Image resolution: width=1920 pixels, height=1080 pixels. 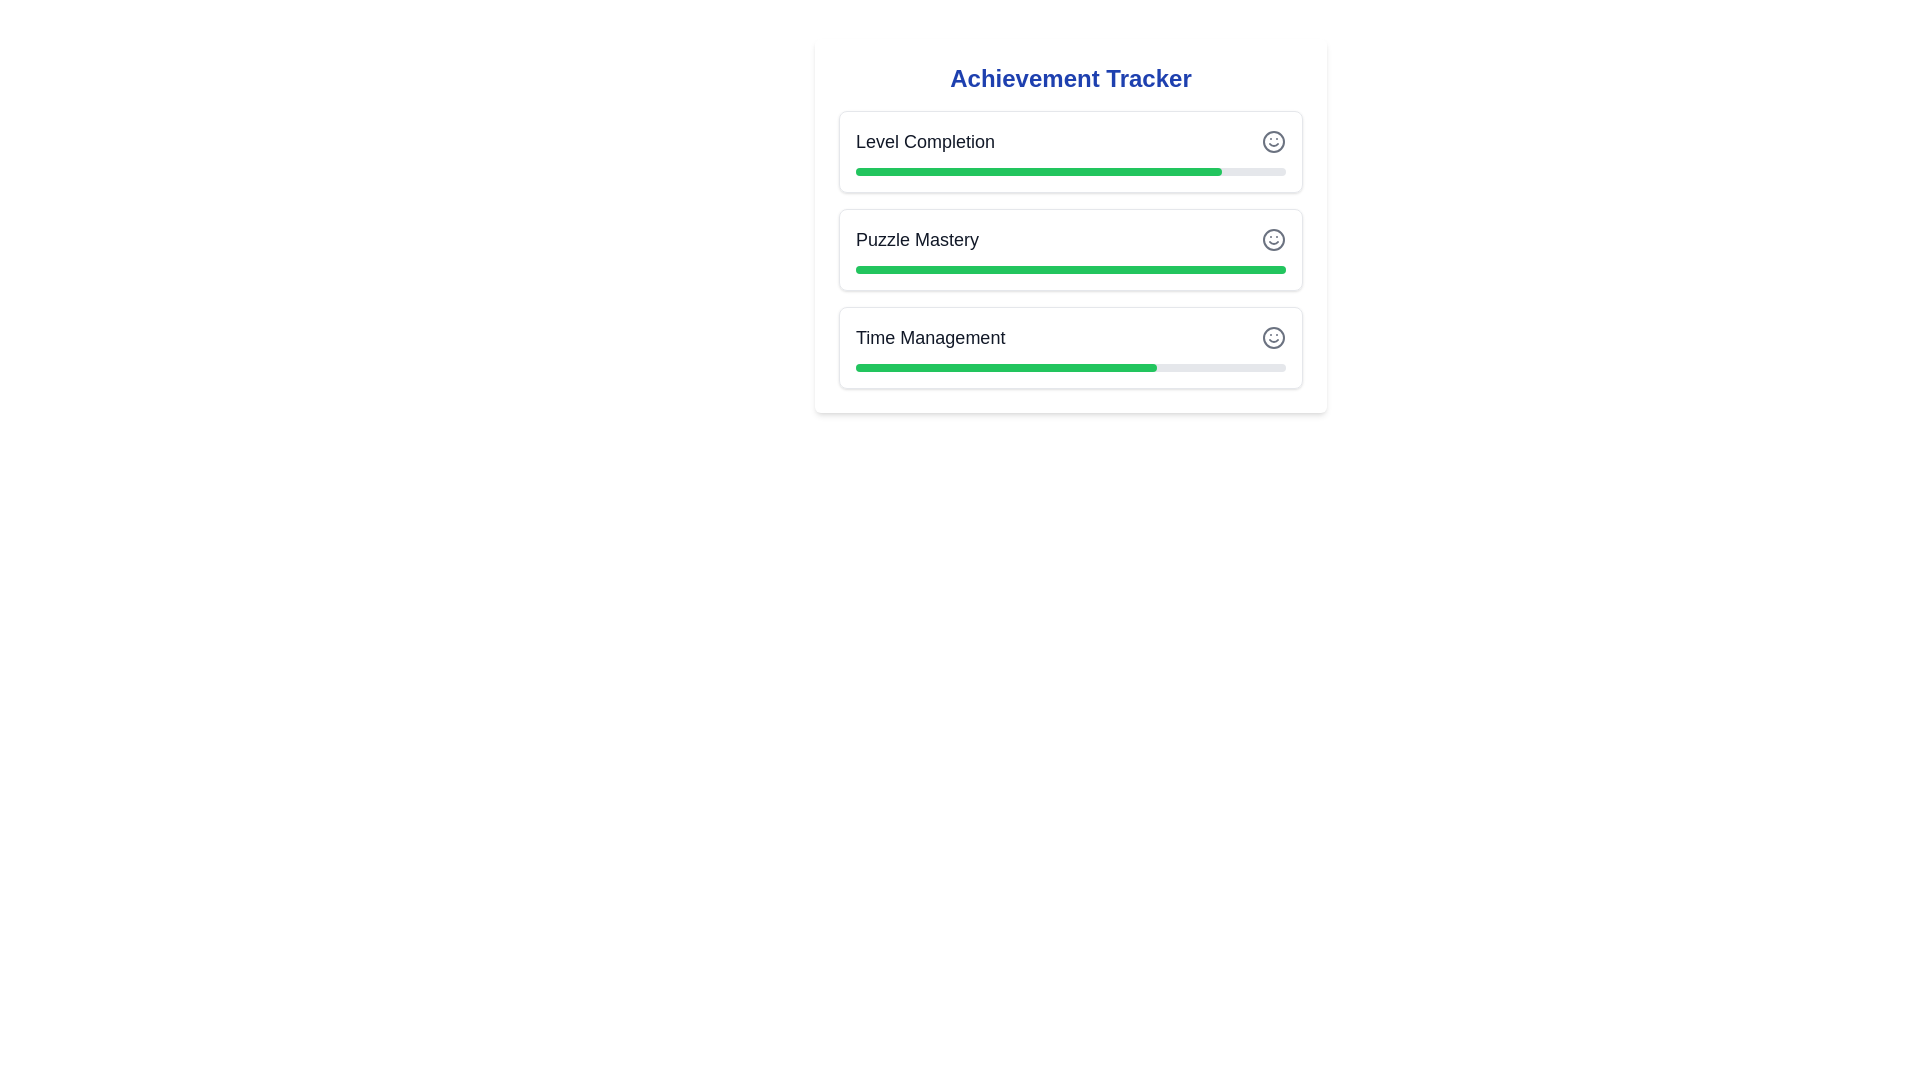 I want to click on the circular smiley face icon, which is styled with thin gray strokes and located to the right of the 'Time Management' text, so click(x=1272, y=337).